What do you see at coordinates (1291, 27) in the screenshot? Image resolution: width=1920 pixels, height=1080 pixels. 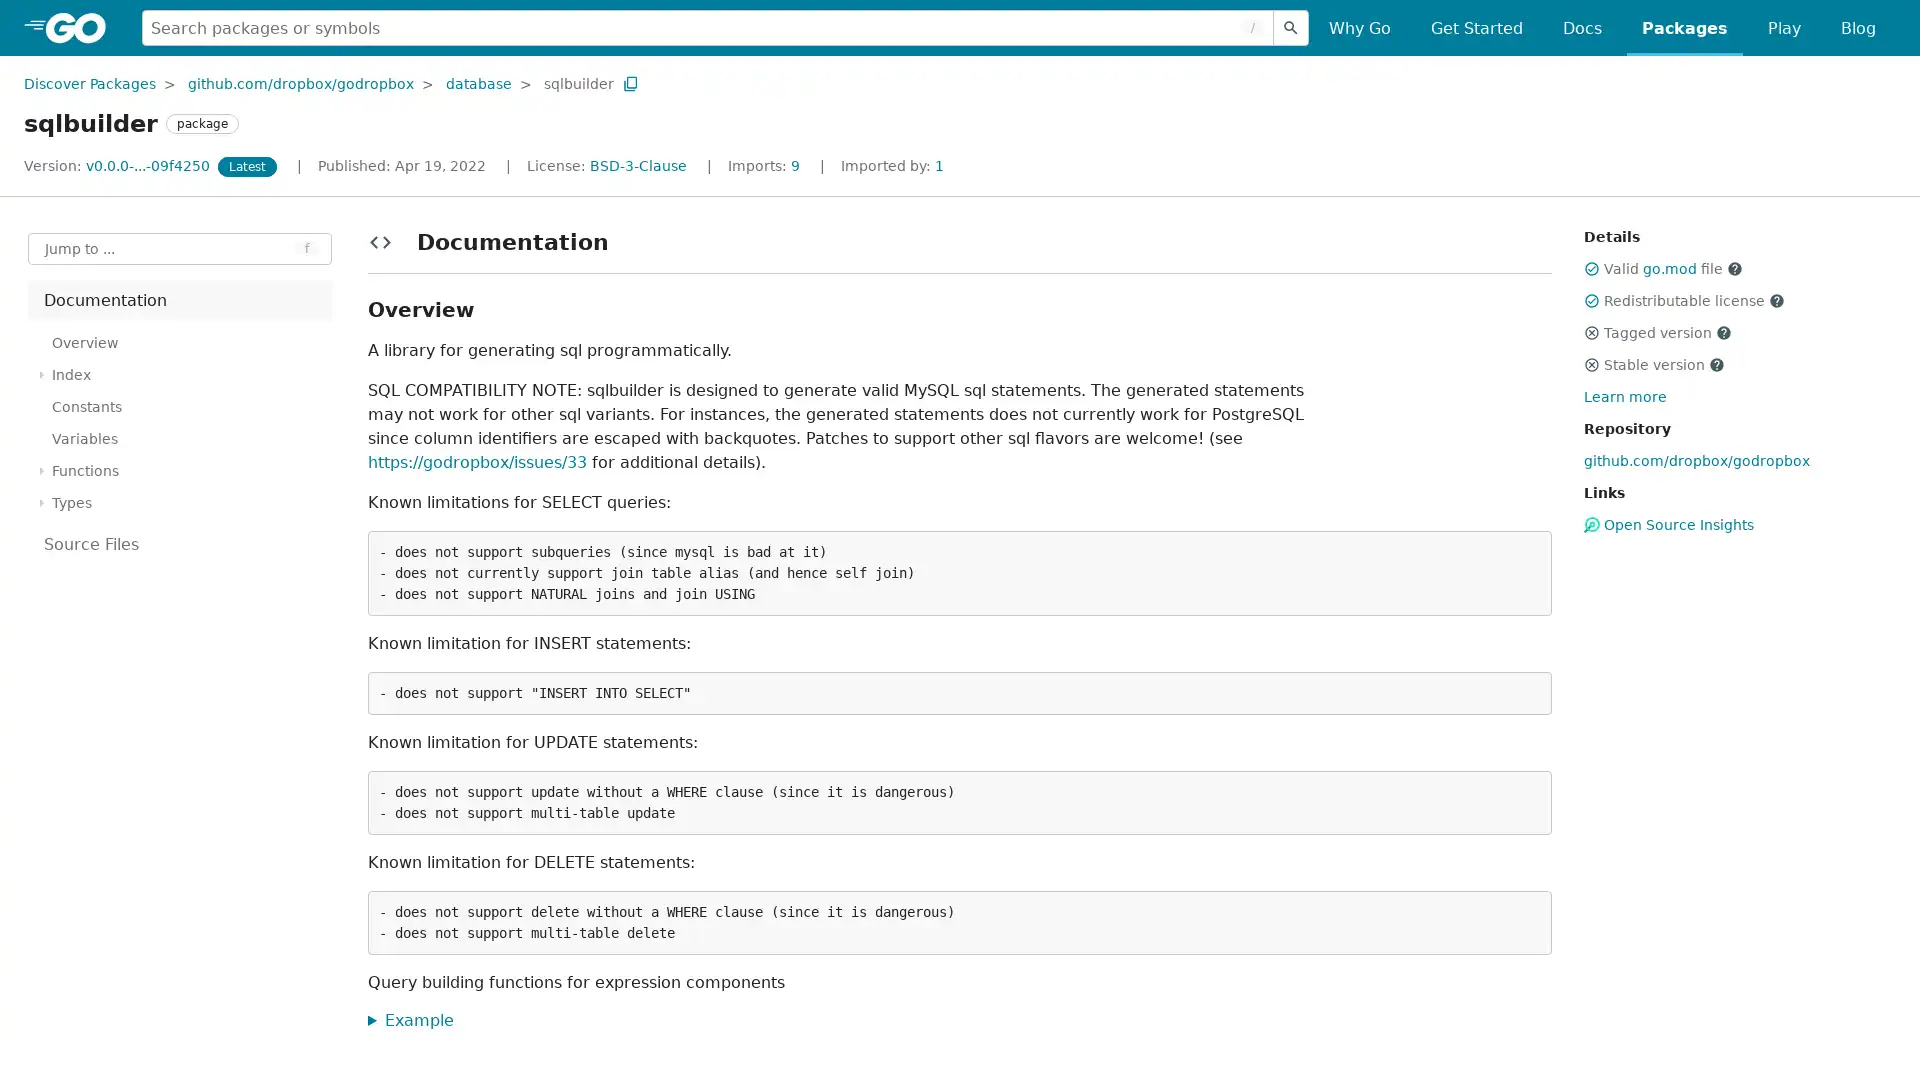 I see `Submit search` at bounding box center [1291, 27].